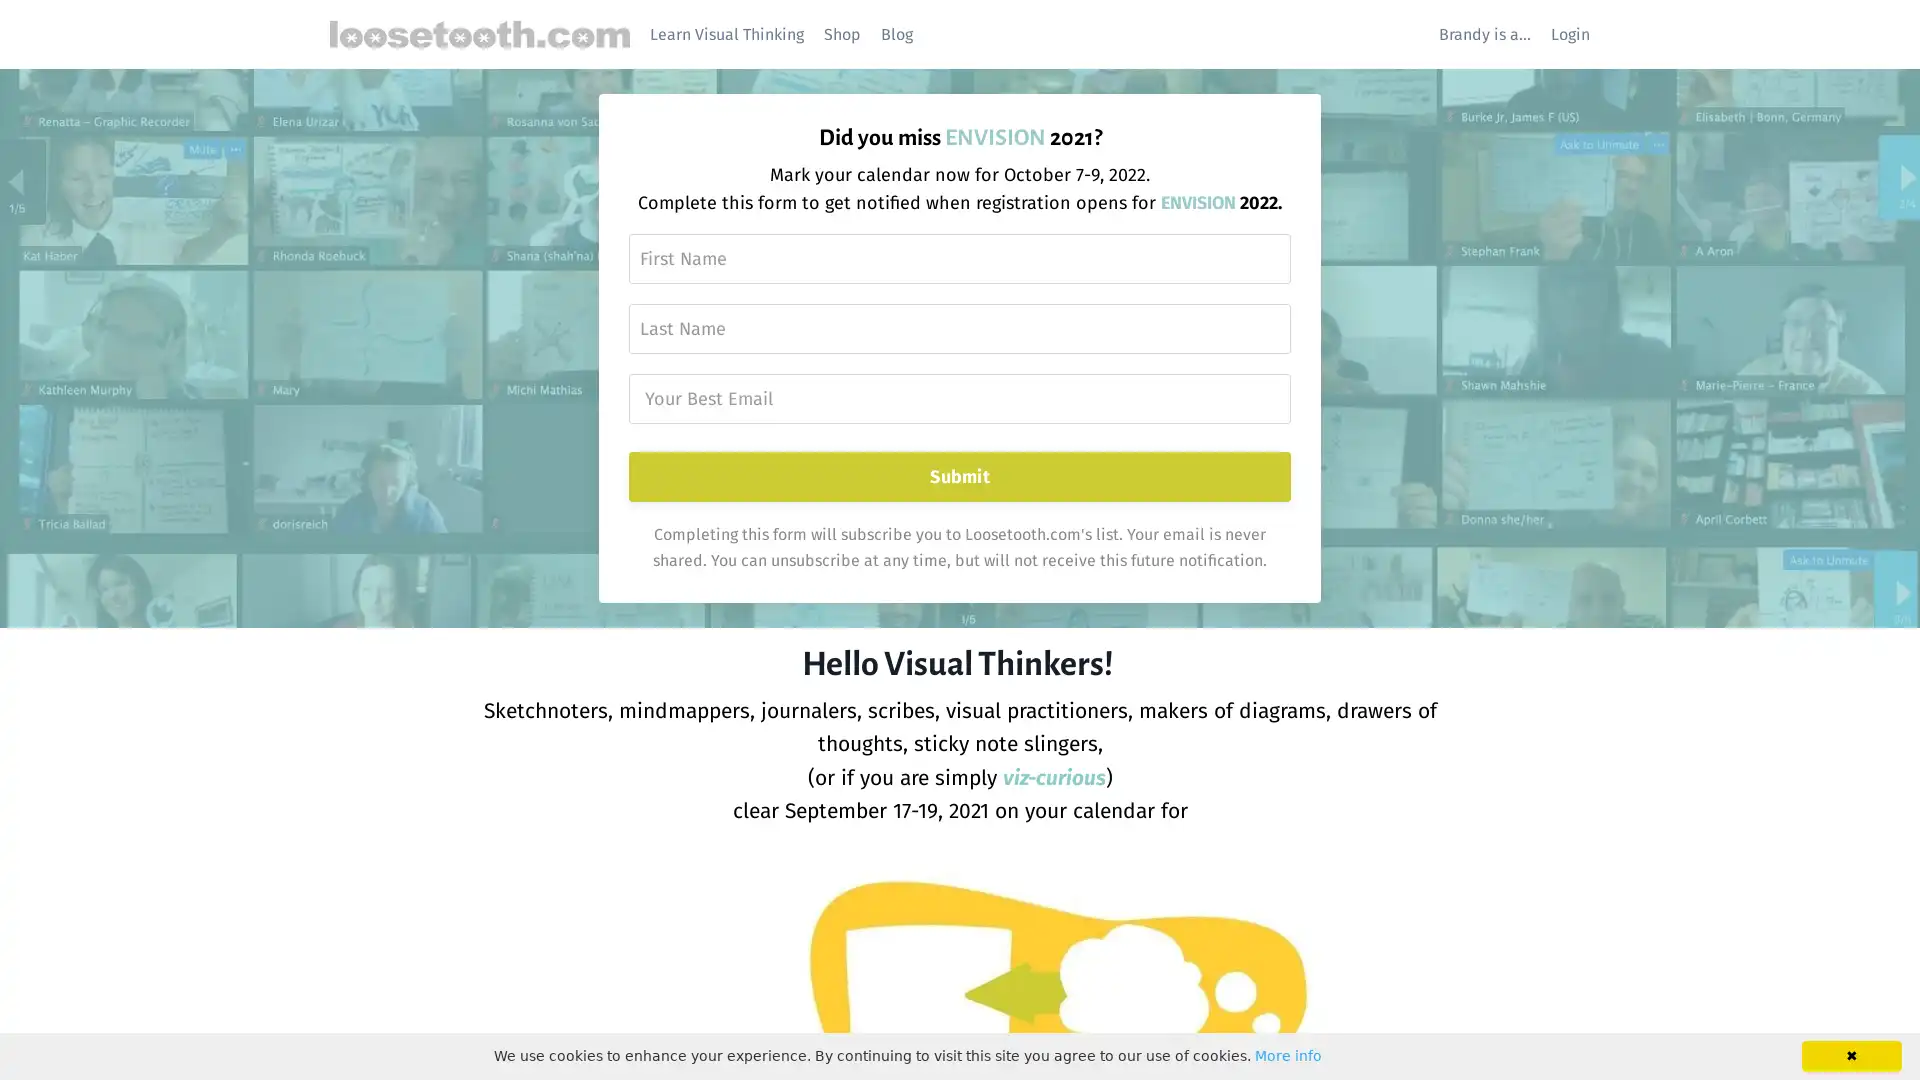 The image size is (1920, 1080). What do you see at coordinates (958, 477) in the screenshot?
I see `Submit` at bounding box center [958, 477].